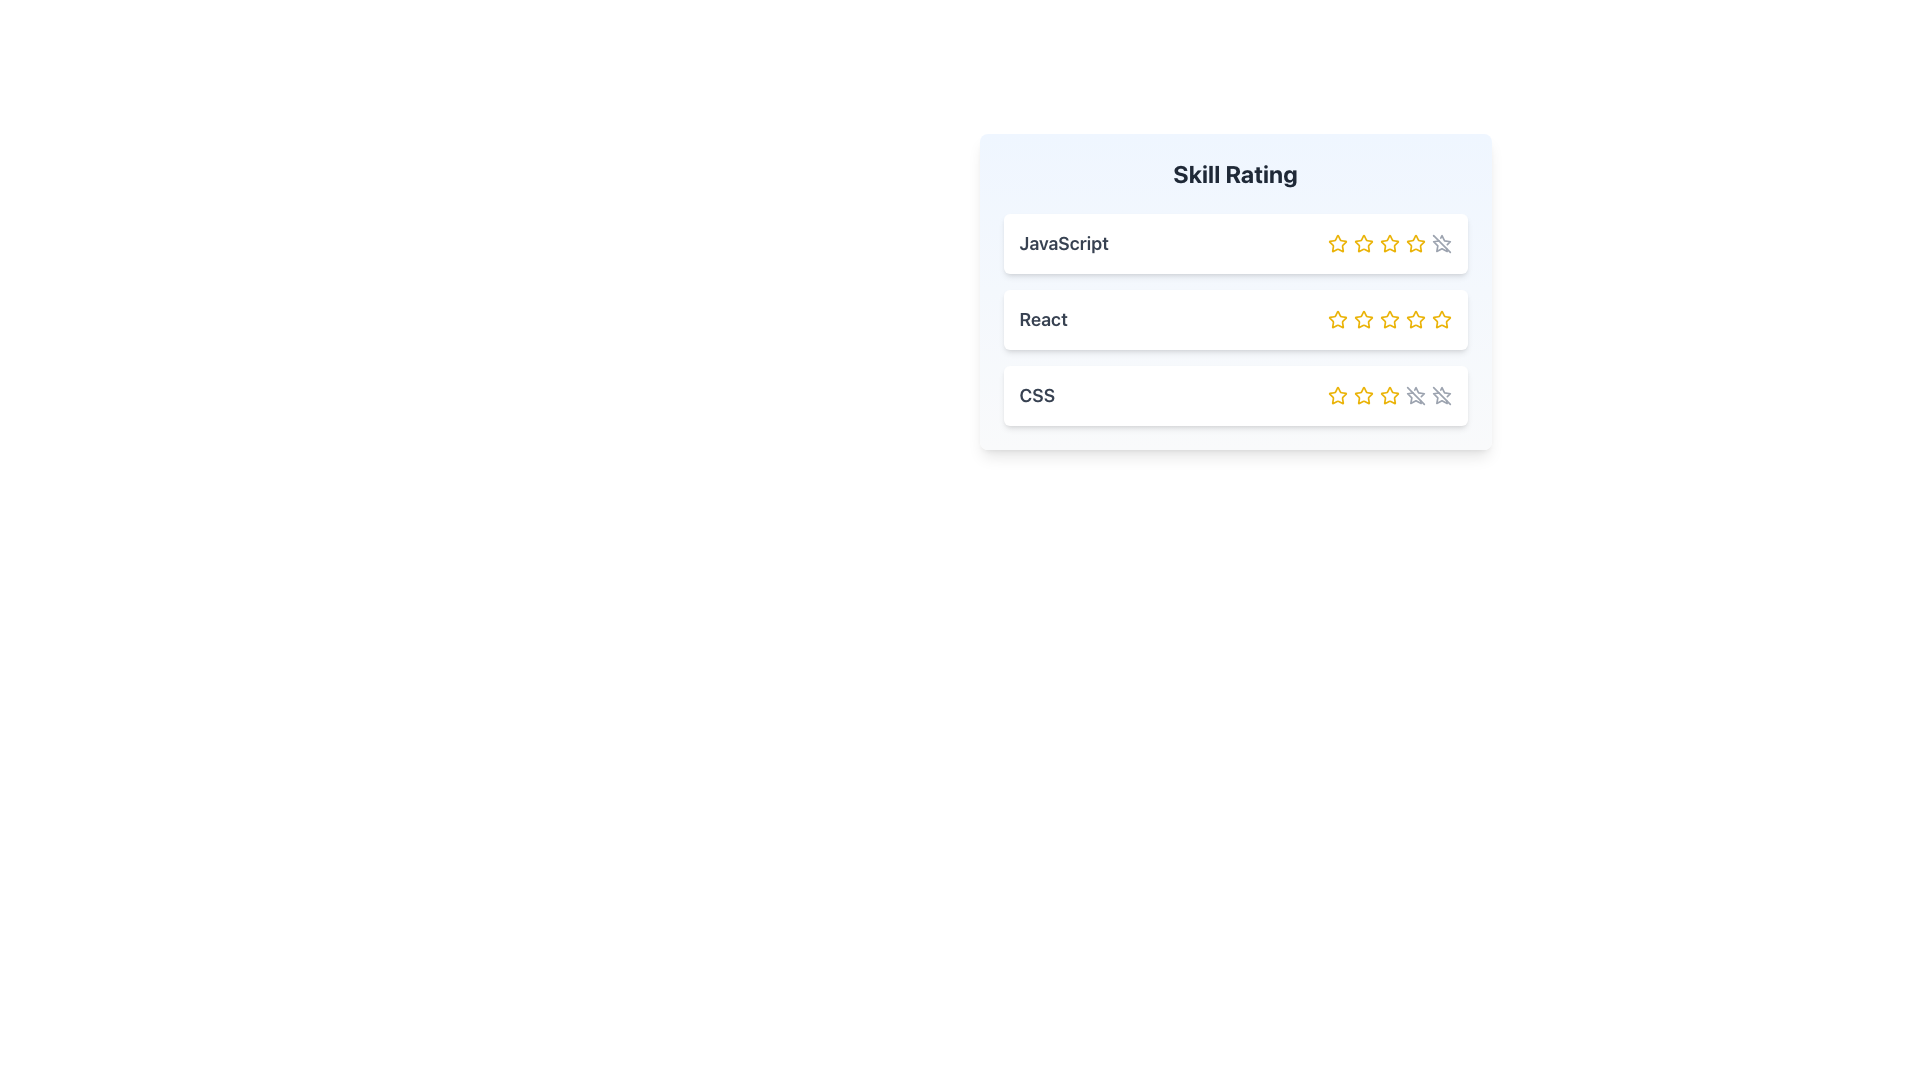  What do you see at coordinates (1441, 242) in the screenshot?
I see `the fifth star in the rating component for the JavaScript skill, which is styled to appear disabled with a non-filled outline and a crossed-out line through its center, indicating it is unselectable` at bounding box center [1441, 242].